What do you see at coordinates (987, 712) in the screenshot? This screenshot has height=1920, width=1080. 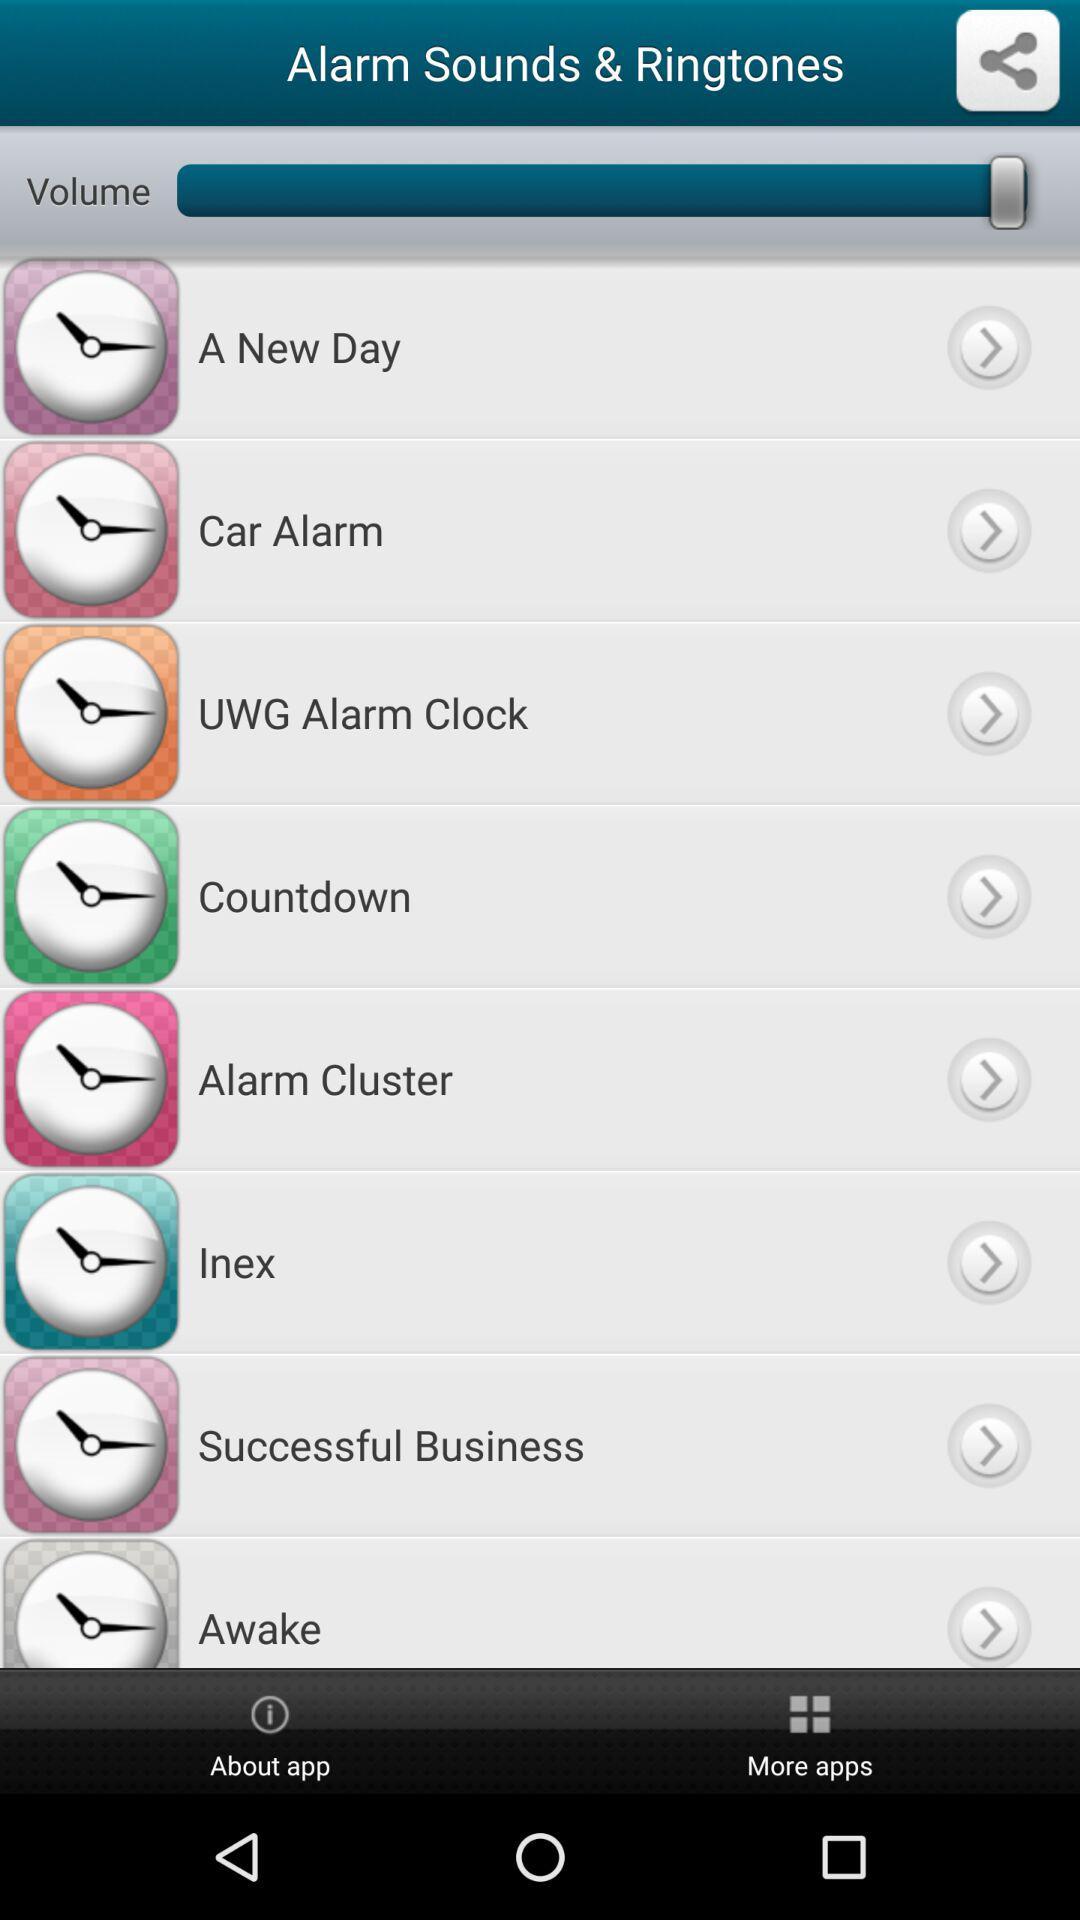 I see `move` at bounding box center [987, 712].